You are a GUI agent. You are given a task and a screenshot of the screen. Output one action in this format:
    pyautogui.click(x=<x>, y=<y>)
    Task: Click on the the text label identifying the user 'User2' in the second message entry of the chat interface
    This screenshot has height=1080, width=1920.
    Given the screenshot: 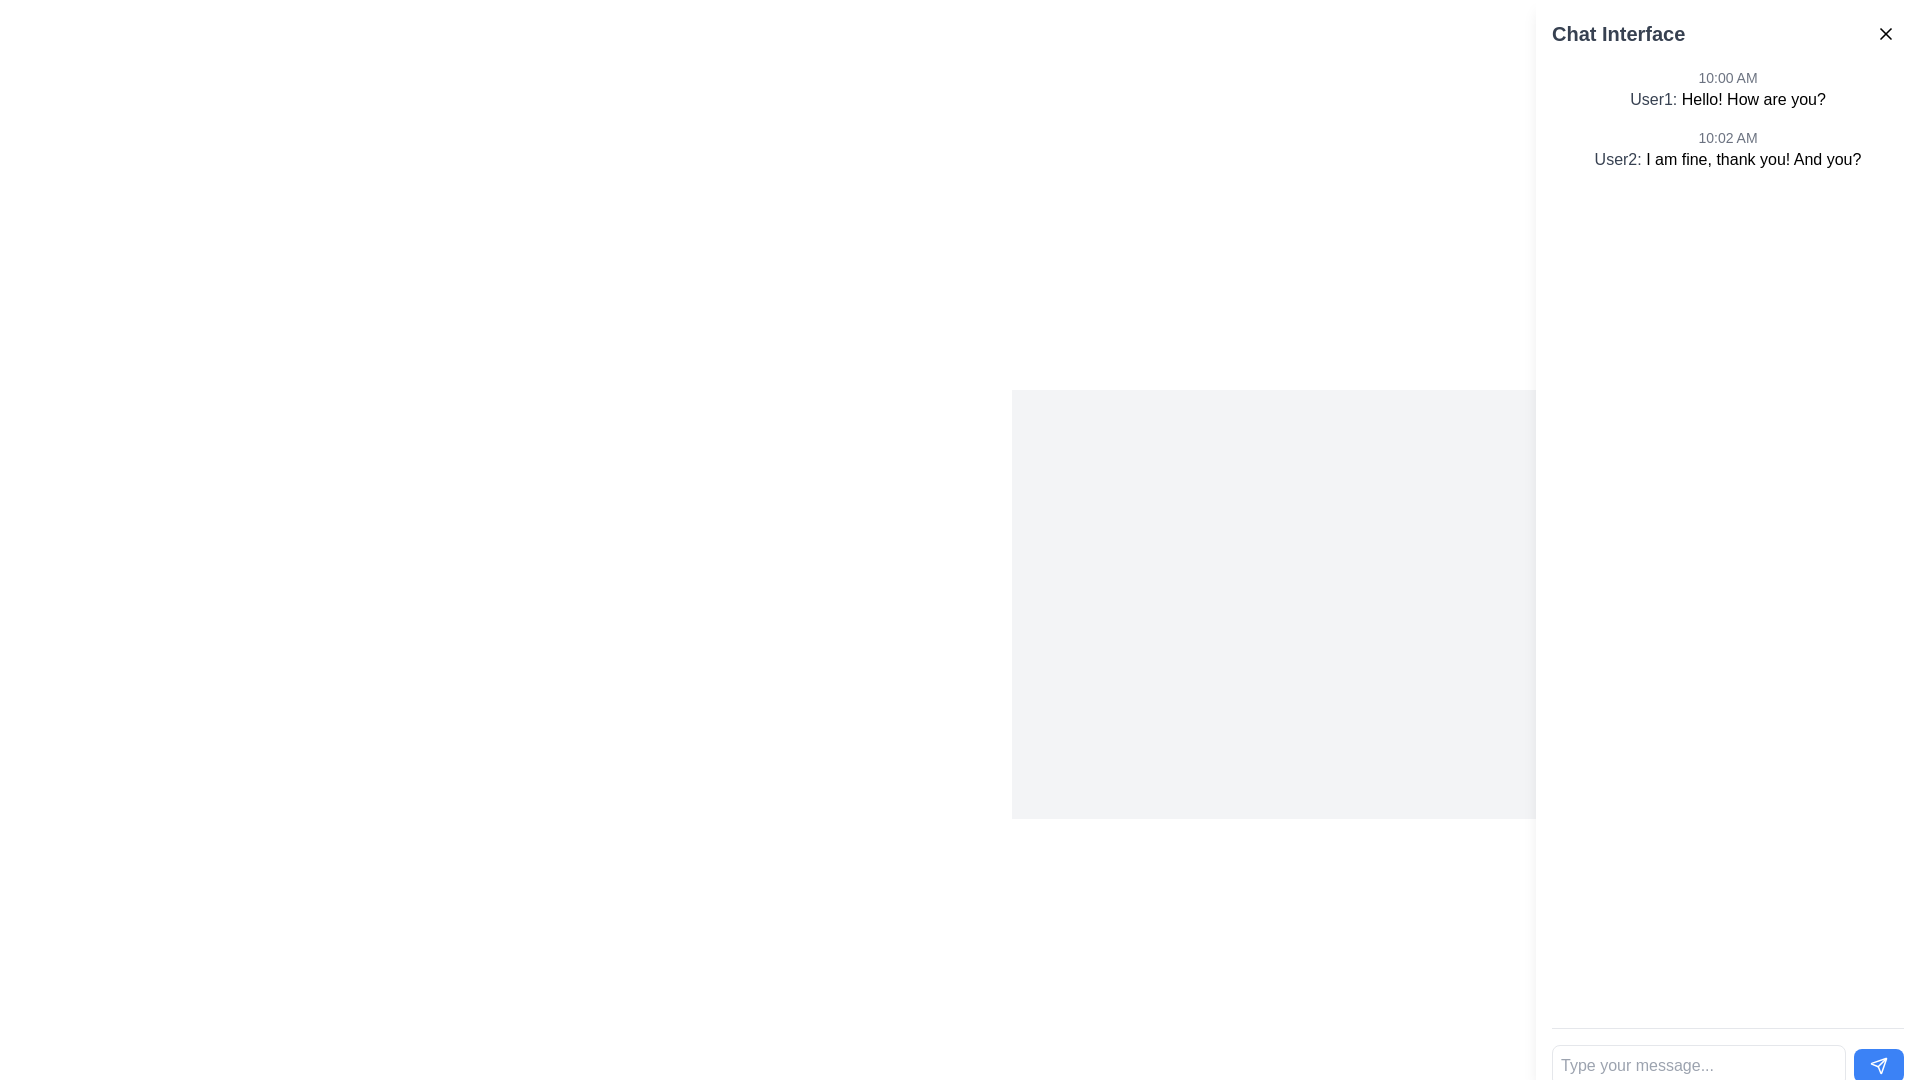 What is the action you would take?
    pyautogui.click(x=1620, y=158)
    